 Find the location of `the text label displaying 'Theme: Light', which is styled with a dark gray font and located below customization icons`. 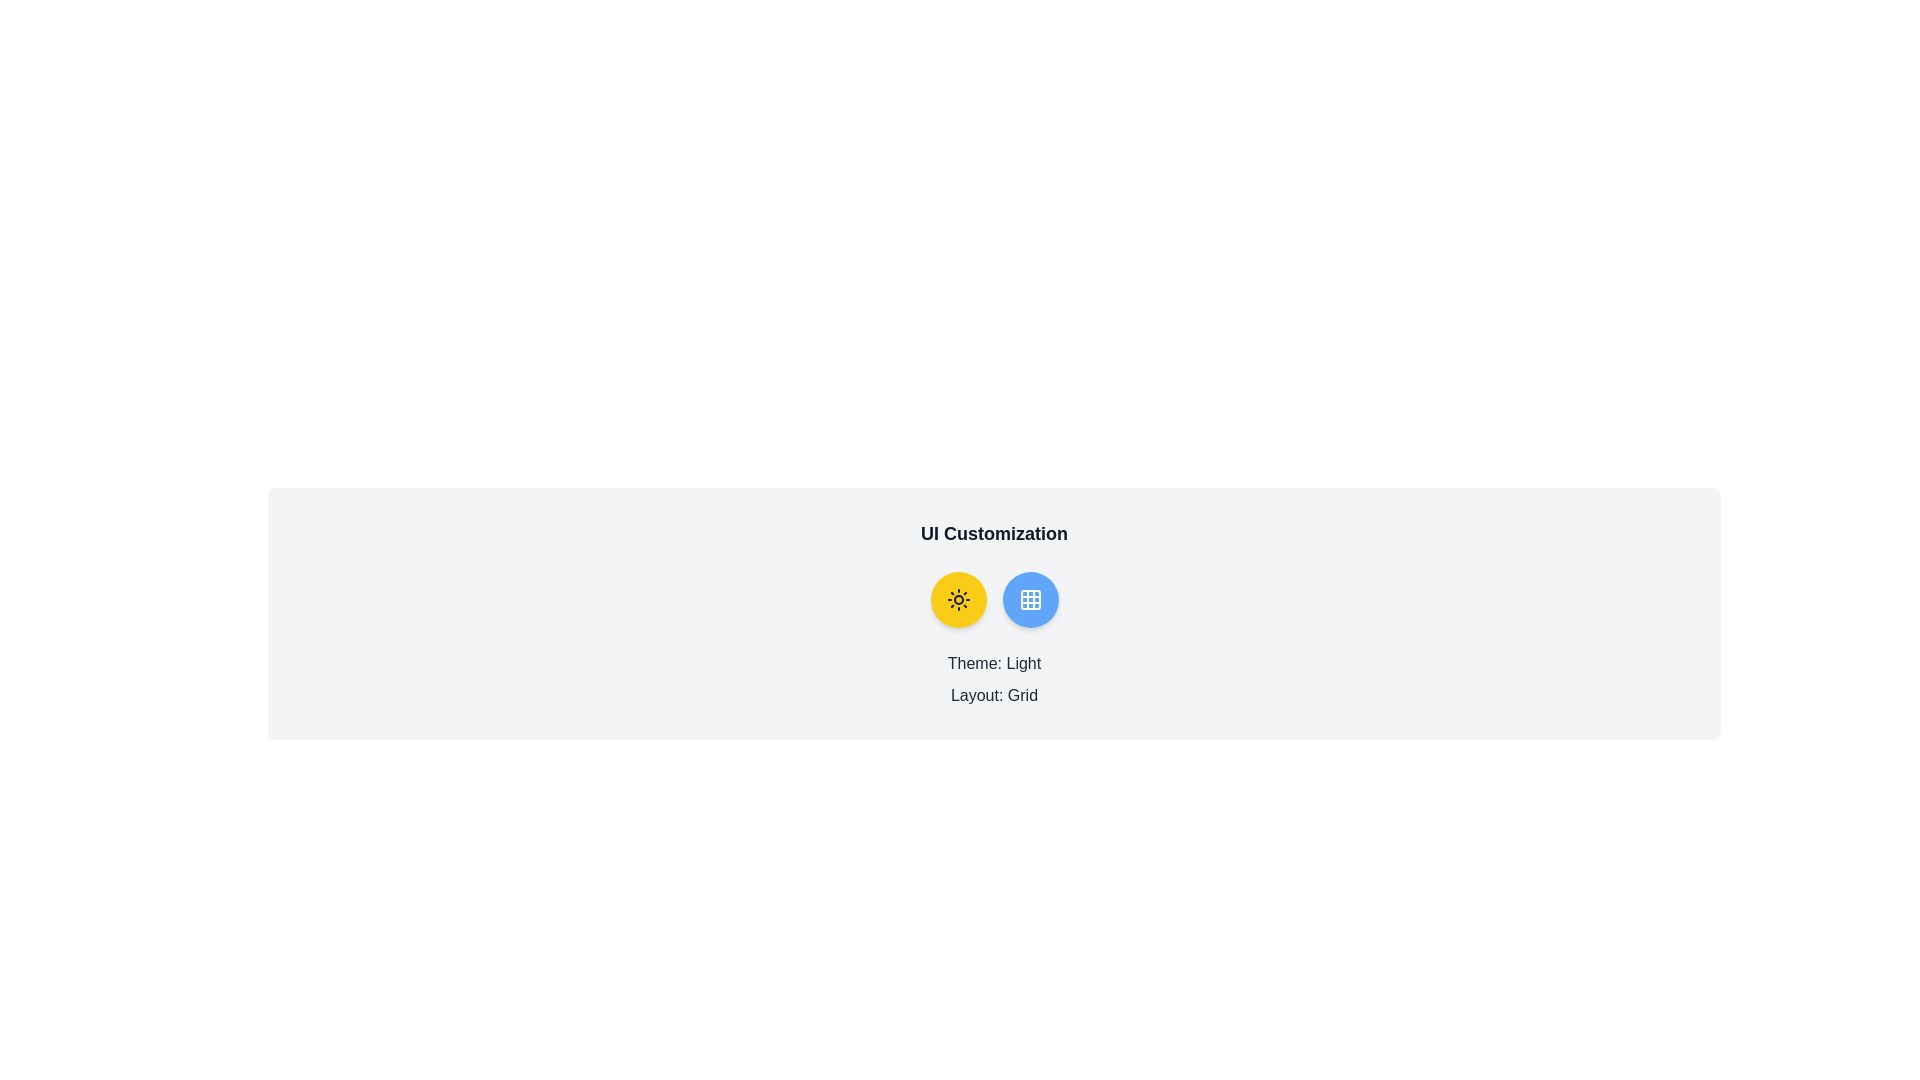

the text label displaying 'Theme: Light', which is styled with a dark gray font and located below customization icons is located at coordinates (994, 663).